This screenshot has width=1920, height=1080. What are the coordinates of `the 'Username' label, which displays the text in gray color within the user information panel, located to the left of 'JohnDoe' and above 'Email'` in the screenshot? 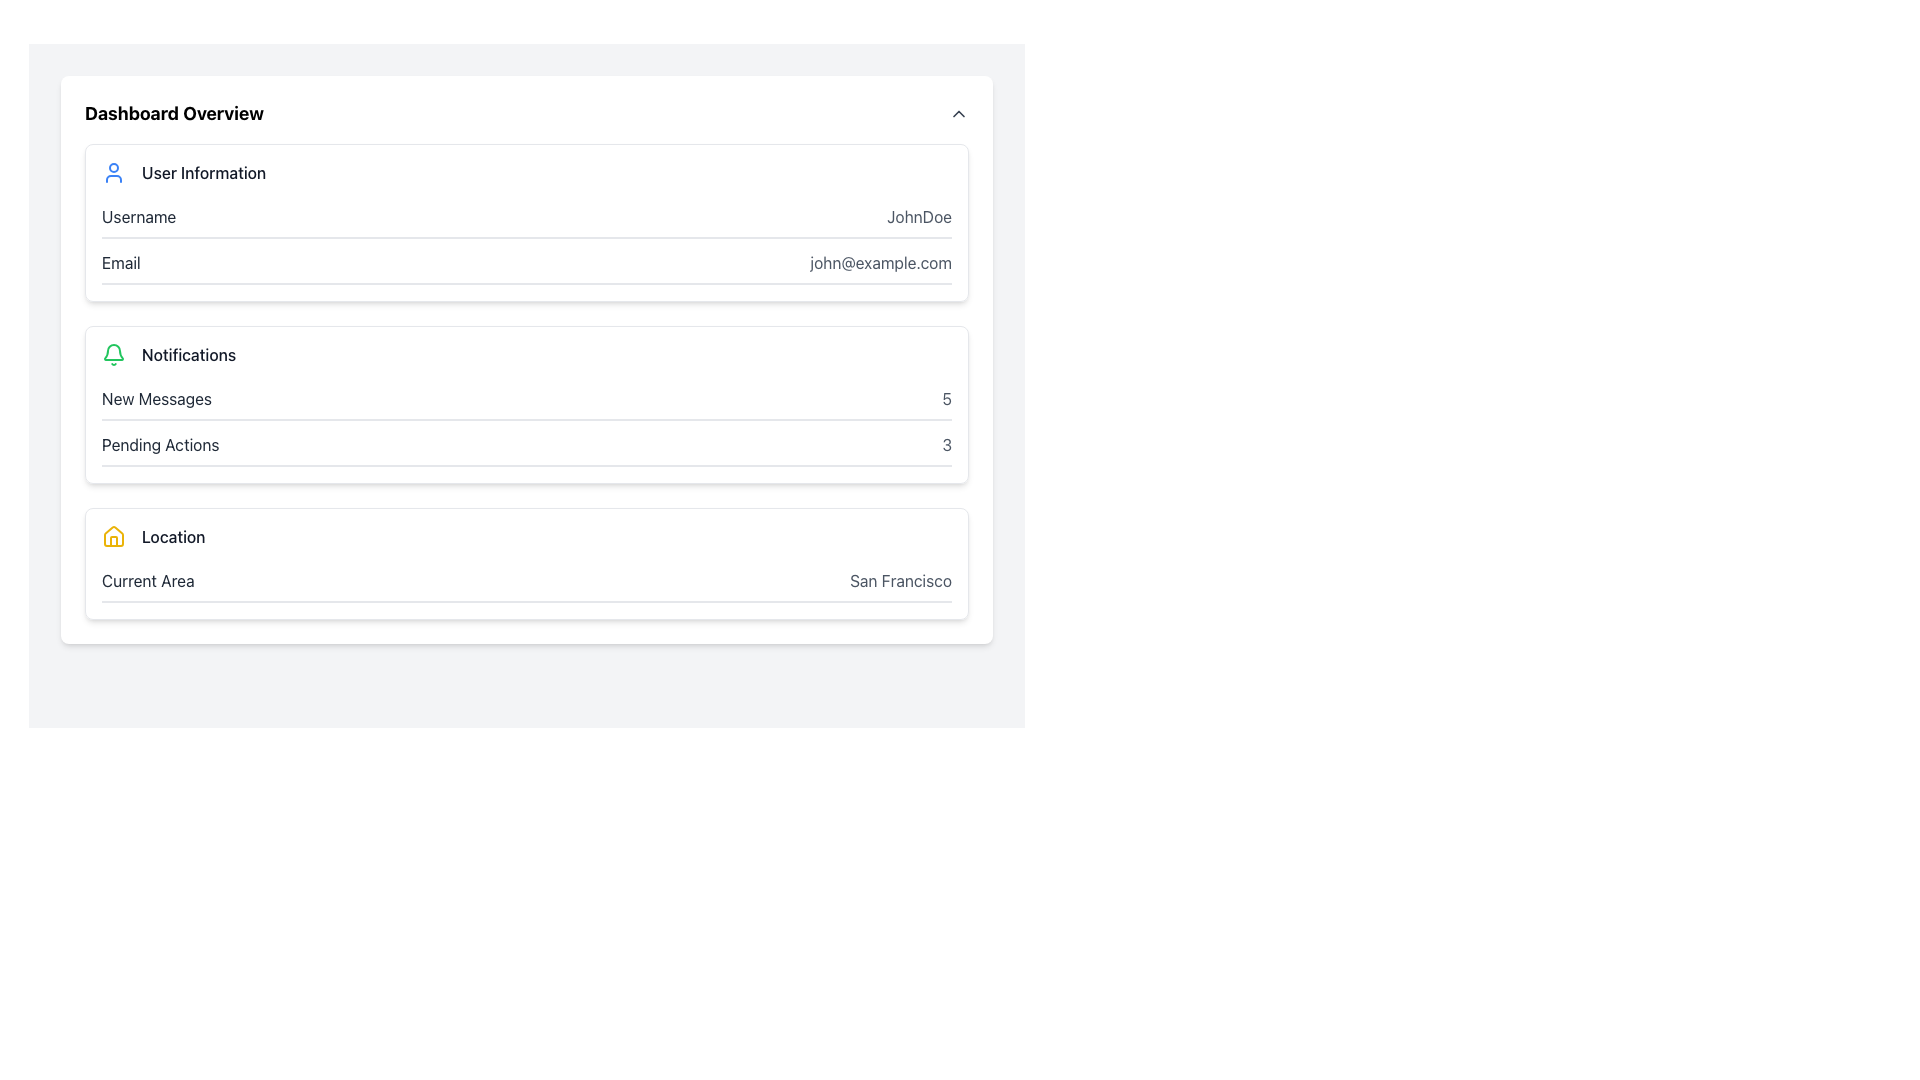 It's located at (138, 216).